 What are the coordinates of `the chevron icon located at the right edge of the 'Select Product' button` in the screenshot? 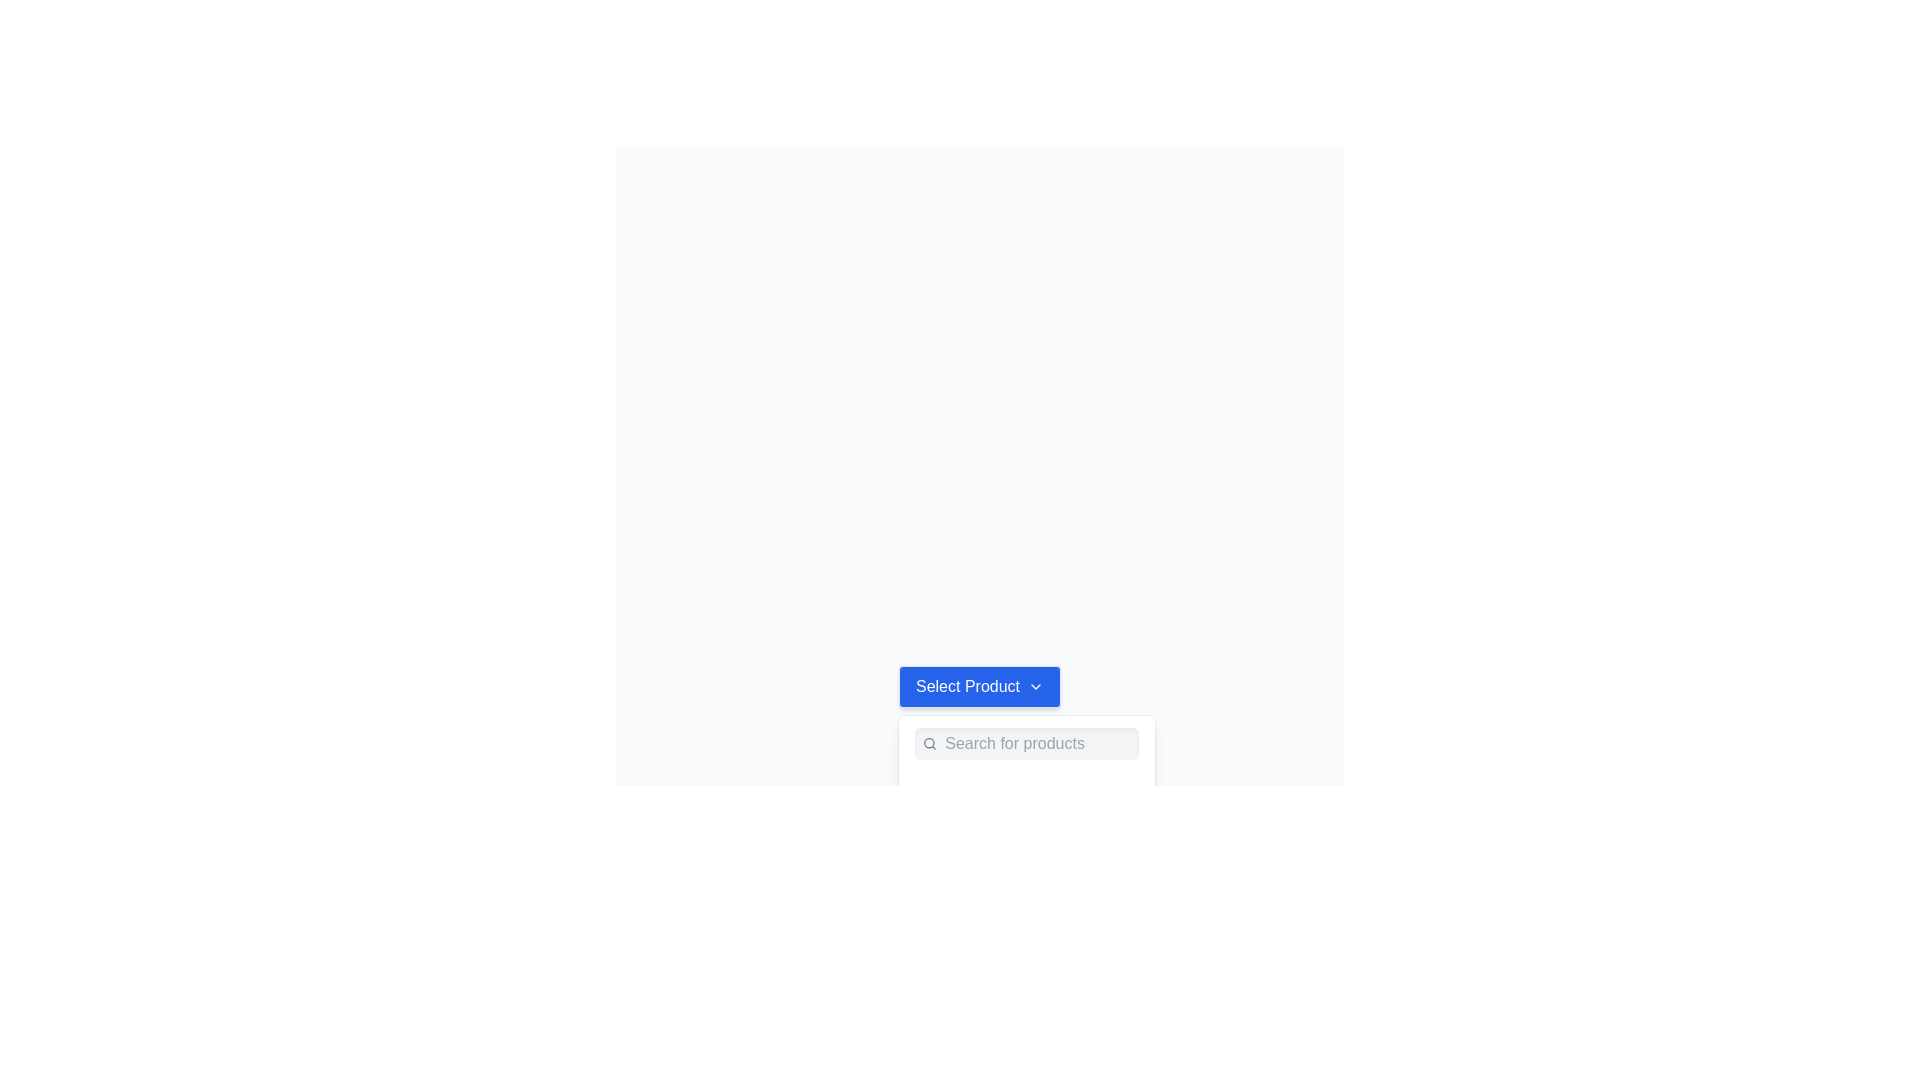 It's located at (1036, 685).